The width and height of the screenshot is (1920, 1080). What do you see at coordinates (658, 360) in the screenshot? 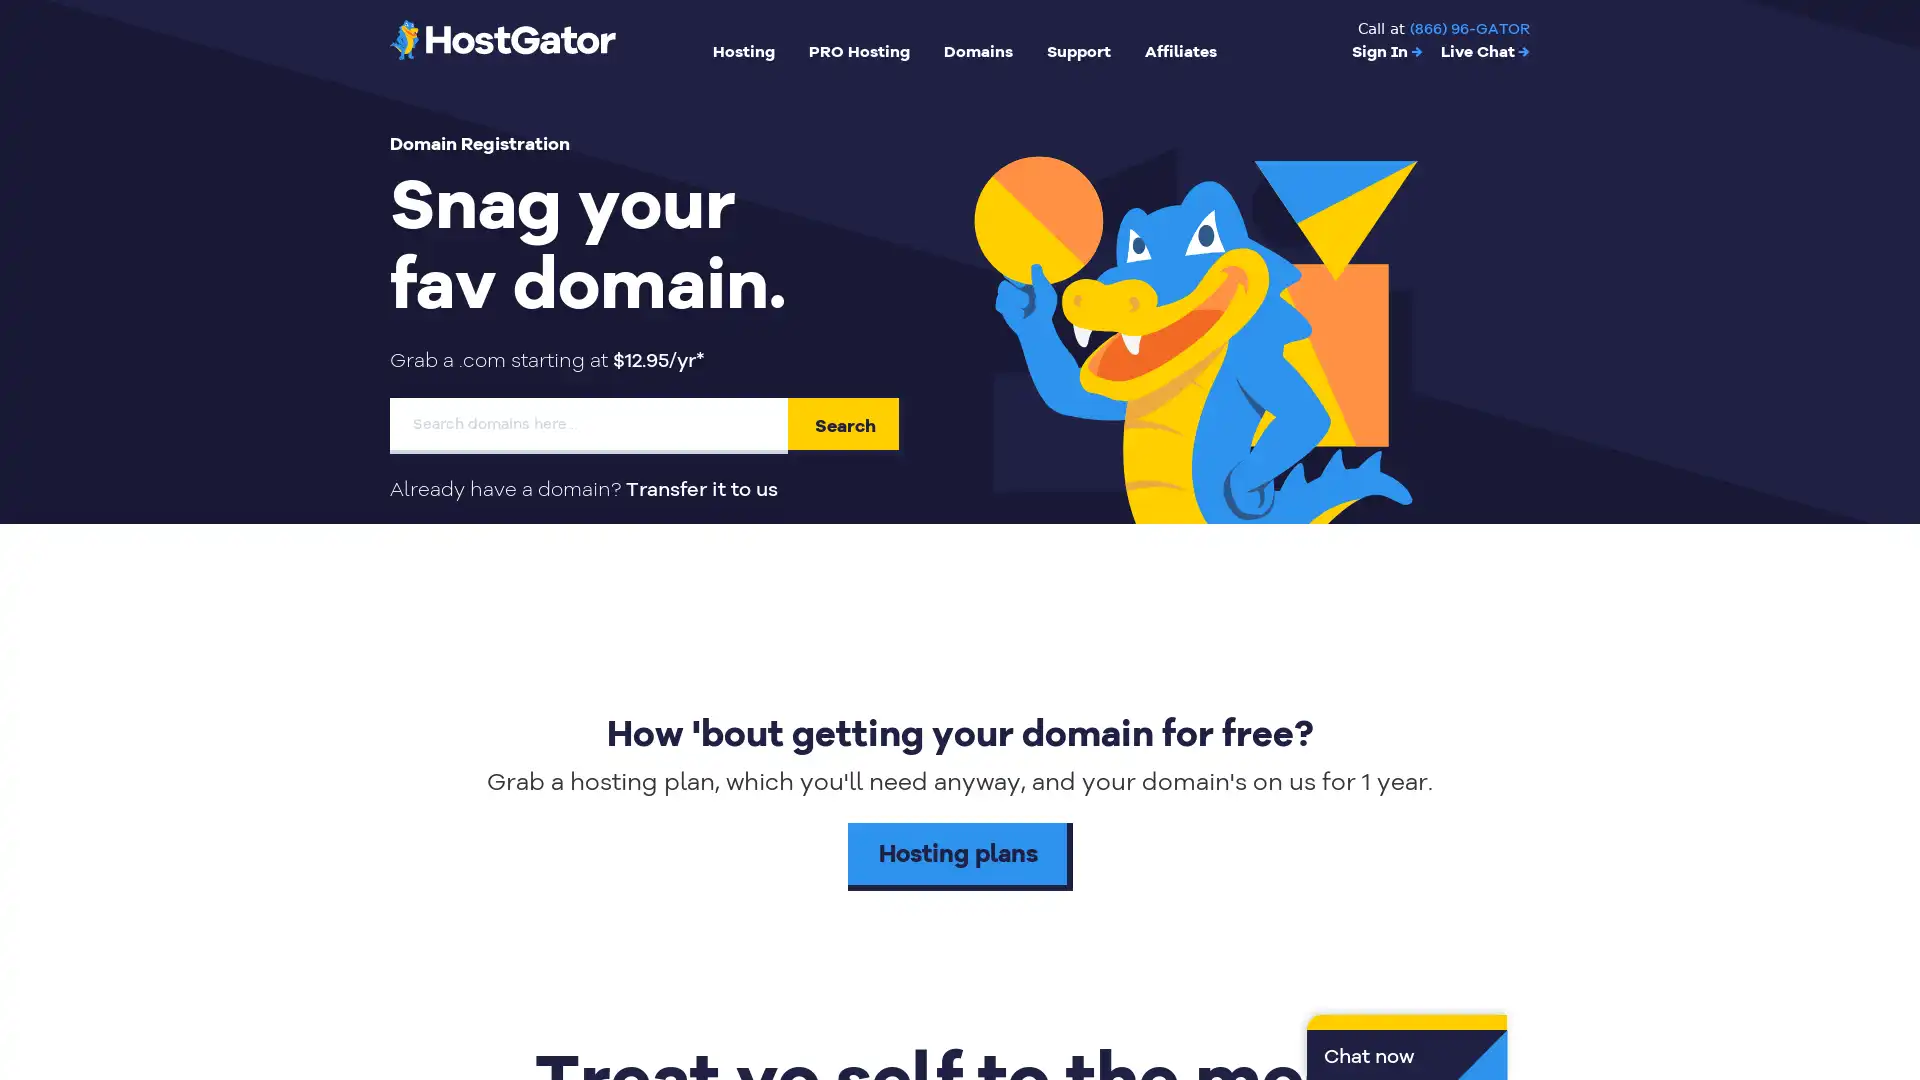
I see `$12.95/yr*` at bounding box center [658, 360].